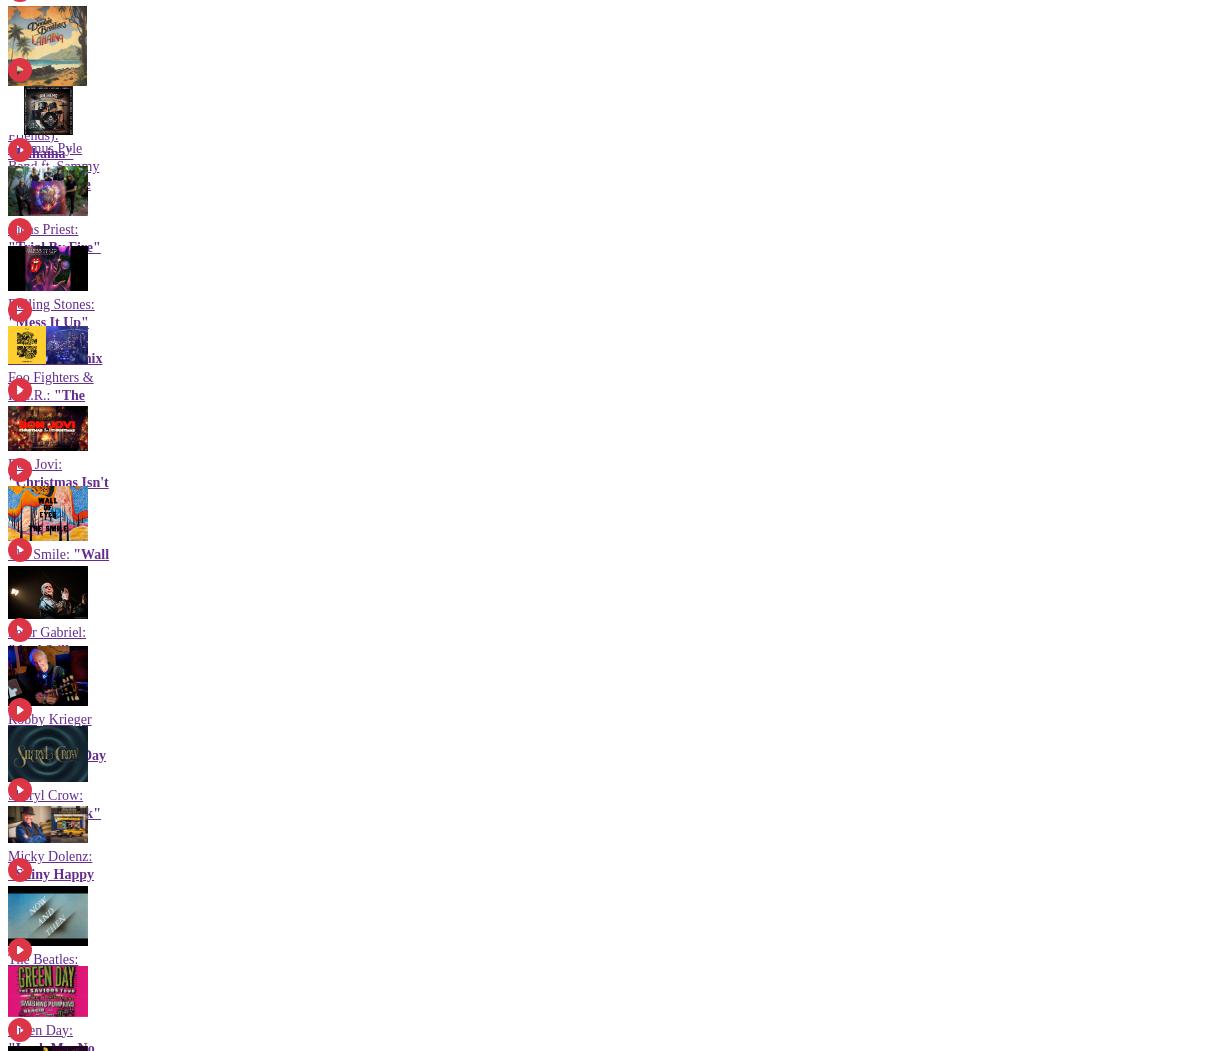 The image size is (1227, 1051). What do you see at coordinates (49, 855) in the screenshot?
I see `'Micky Dolenz:'` at bounding box center [49, 855].